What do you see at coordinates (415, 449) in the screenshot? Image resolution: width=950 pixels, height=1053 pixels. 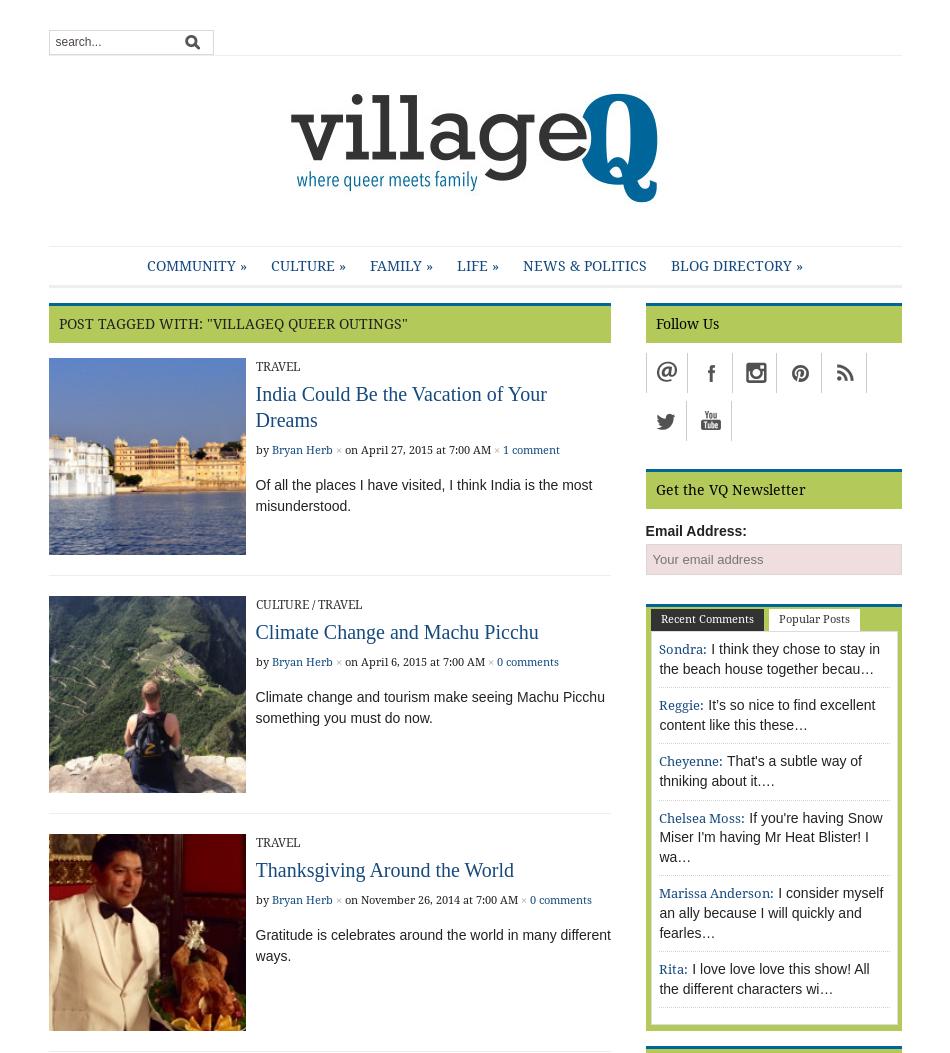 I see `'on April 27, 2015 at 7:00 AM'` at bounding box center [415, 449].